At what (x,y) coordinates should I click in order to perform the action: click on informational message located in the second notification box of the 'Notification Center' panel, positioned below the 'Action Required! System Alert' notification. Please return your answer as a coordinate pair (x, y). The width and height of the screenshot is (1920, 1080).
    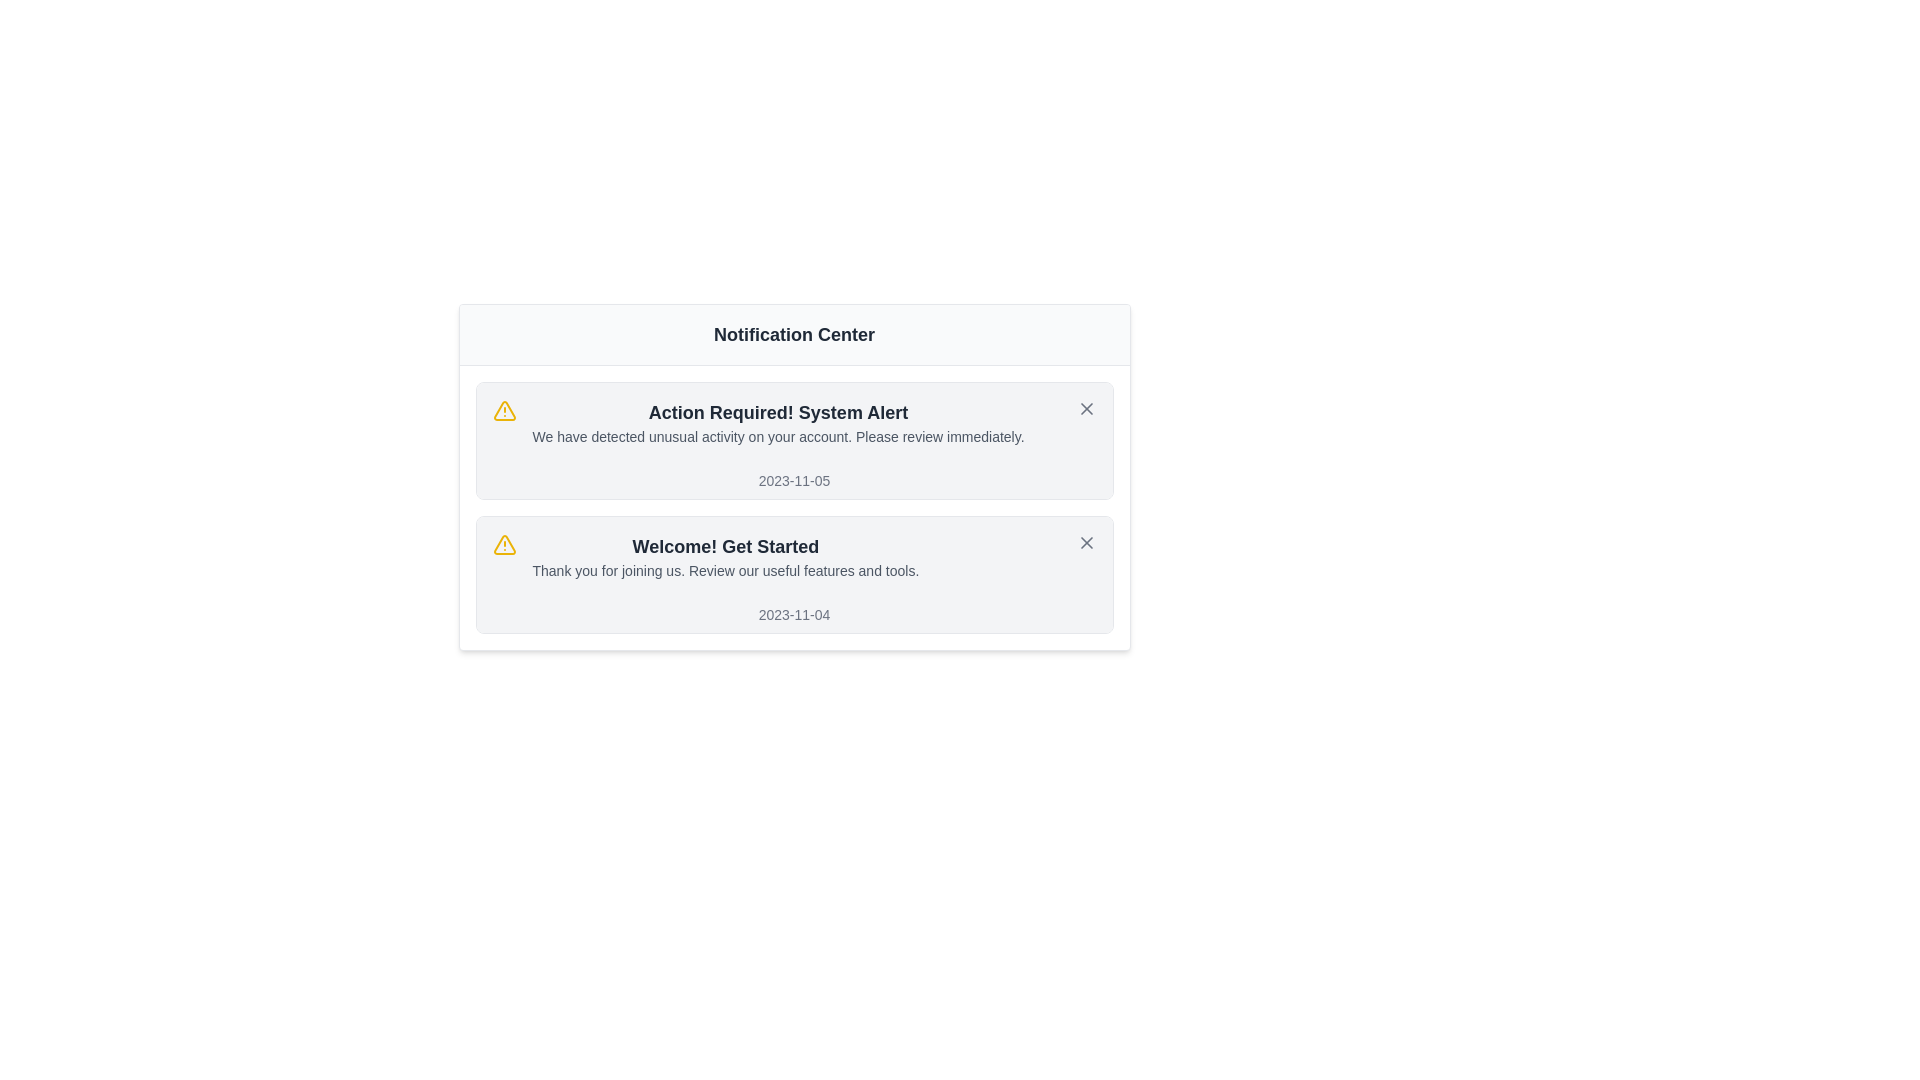
    Looking at the image, I should click on (724, 556).